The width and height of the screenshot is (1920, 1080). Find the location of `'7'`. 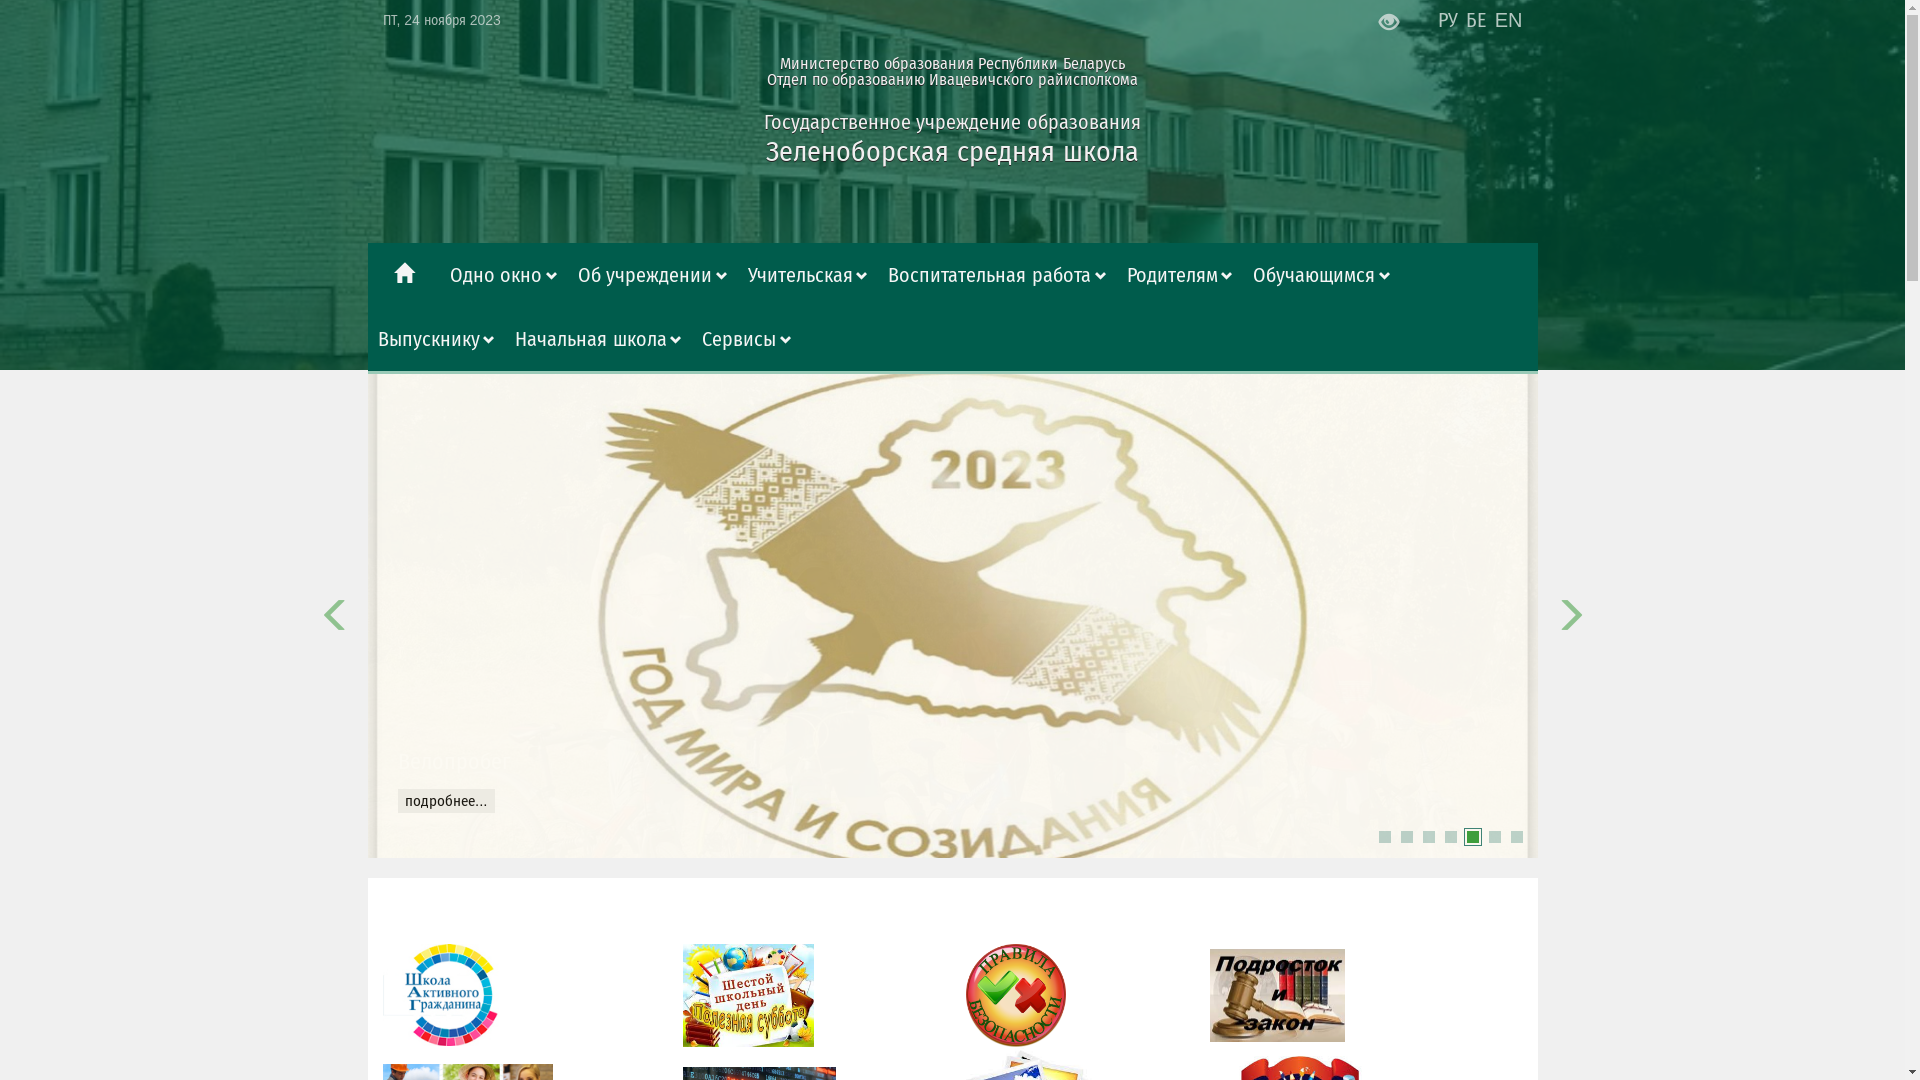

'7' is located at coordinates (1516, 837).